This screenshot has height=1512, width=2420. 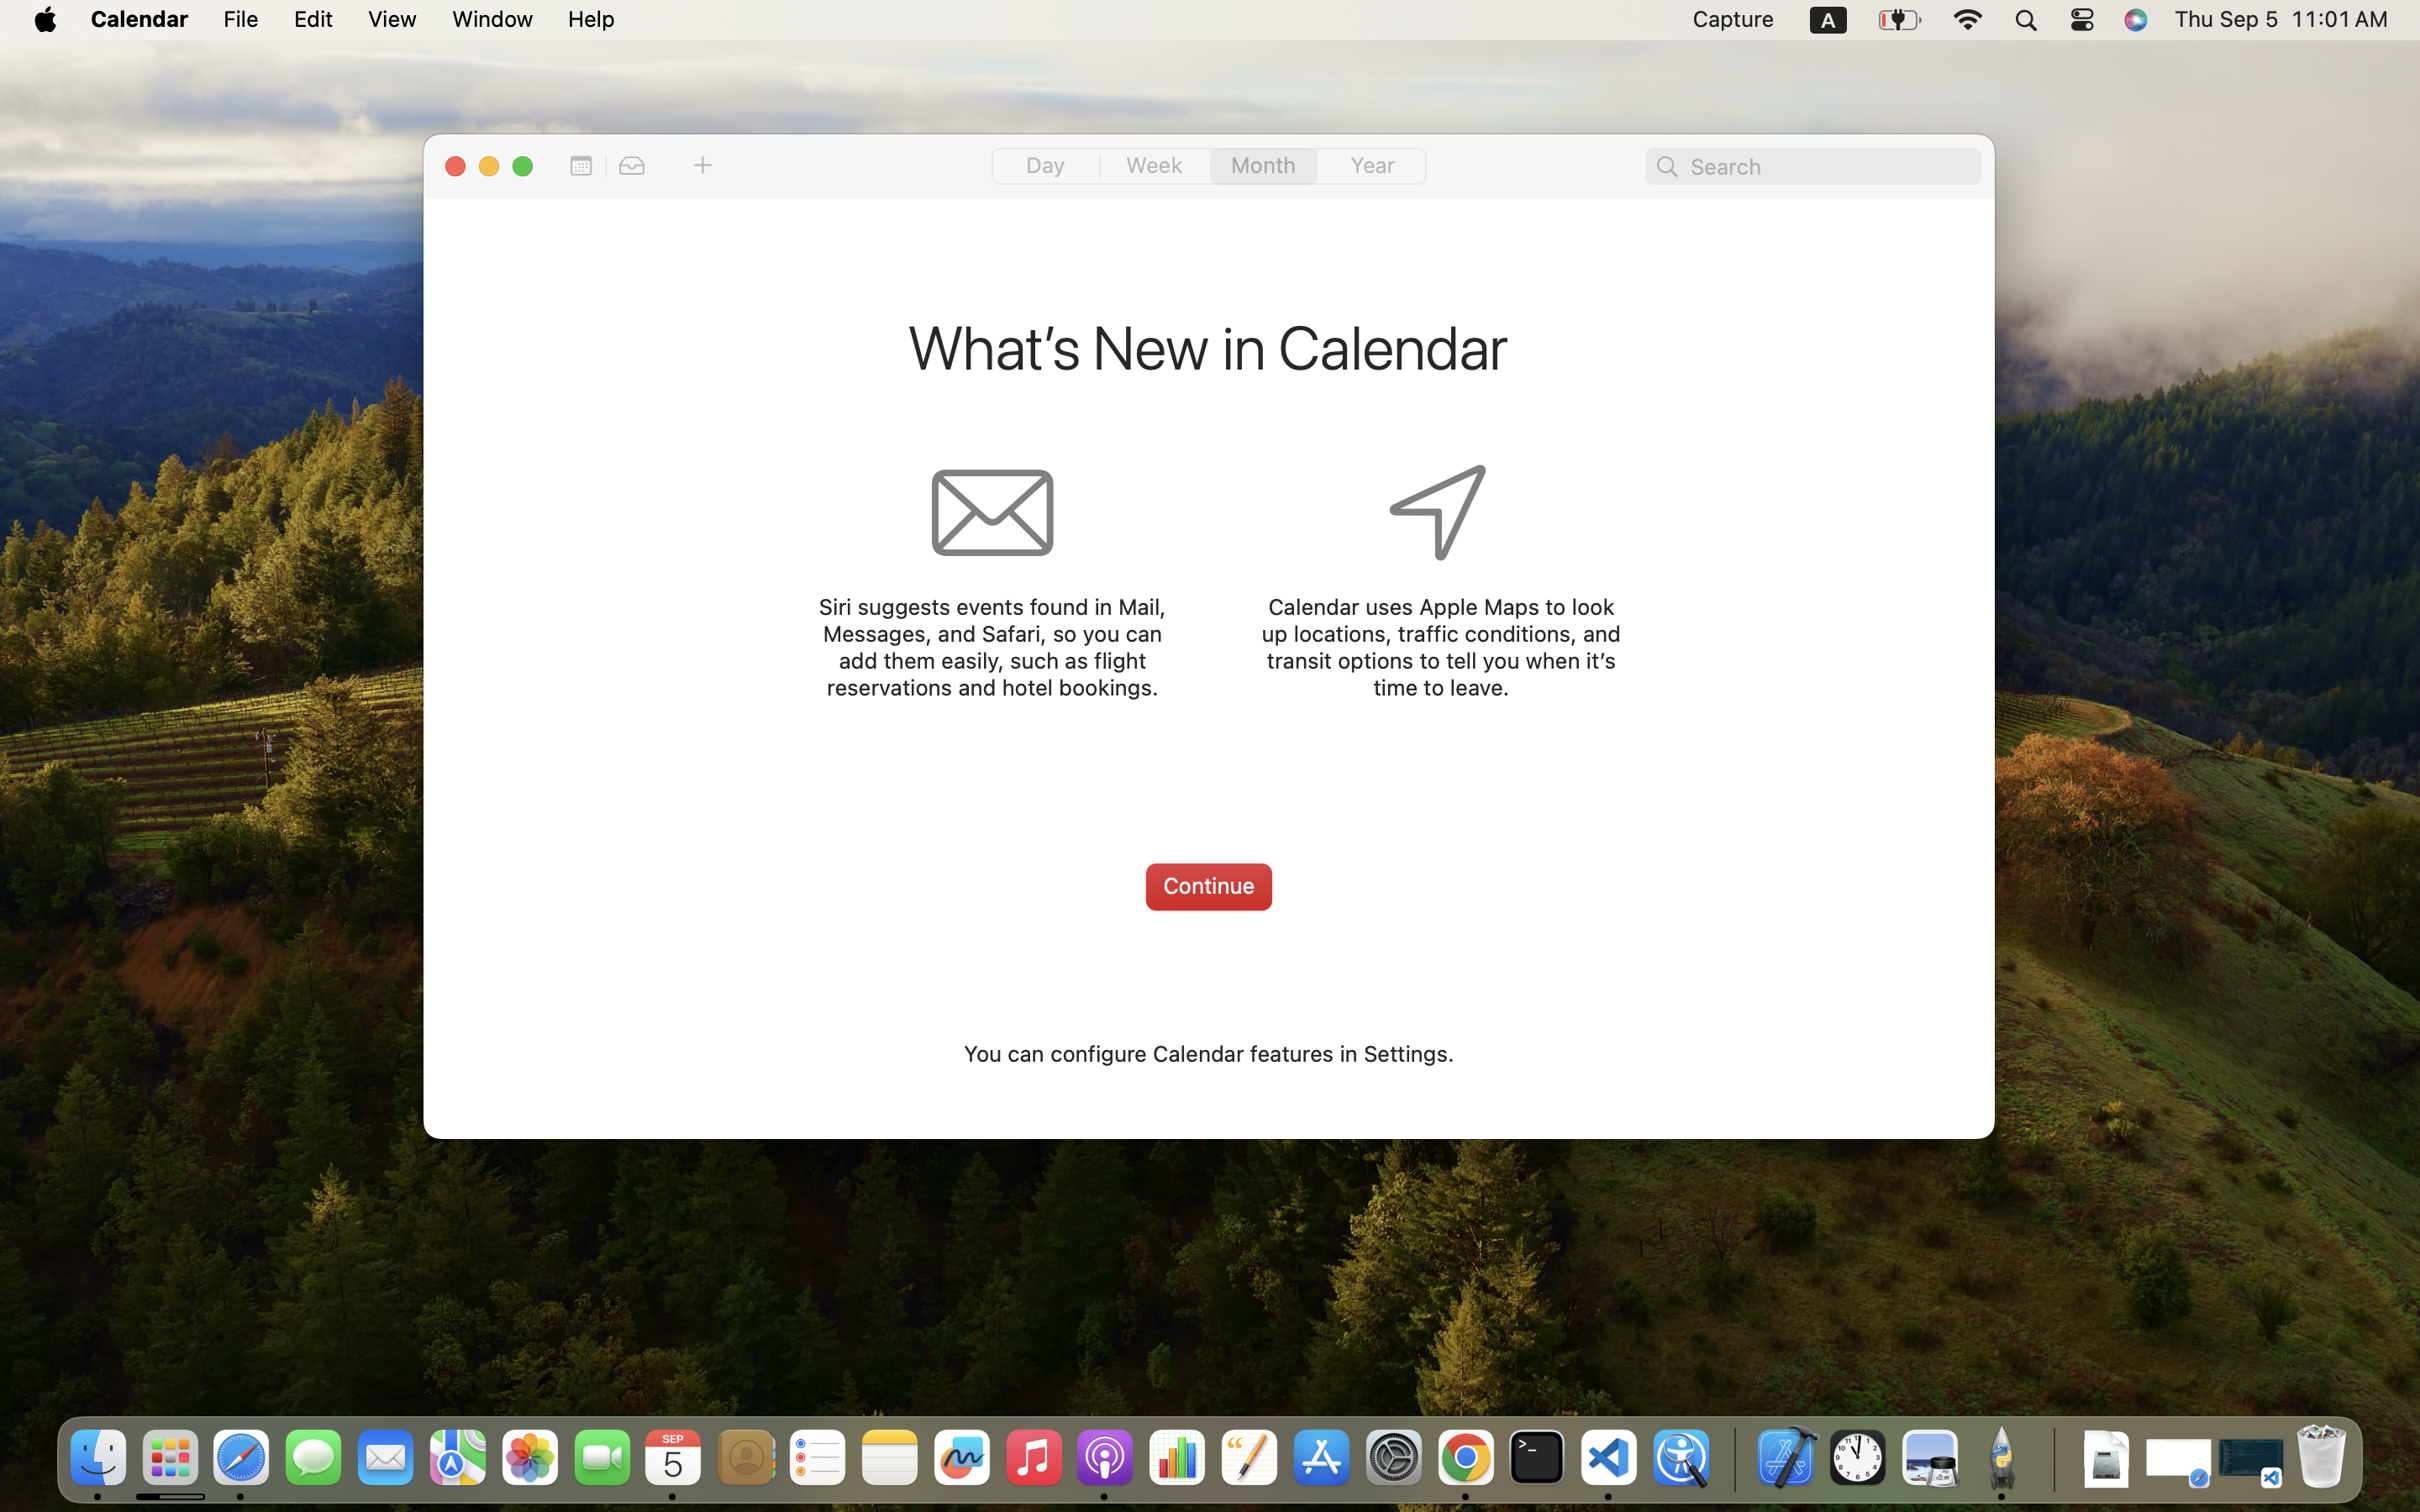 I want to click on 'What’s New in Calendar', so click(x=1207, y=352).